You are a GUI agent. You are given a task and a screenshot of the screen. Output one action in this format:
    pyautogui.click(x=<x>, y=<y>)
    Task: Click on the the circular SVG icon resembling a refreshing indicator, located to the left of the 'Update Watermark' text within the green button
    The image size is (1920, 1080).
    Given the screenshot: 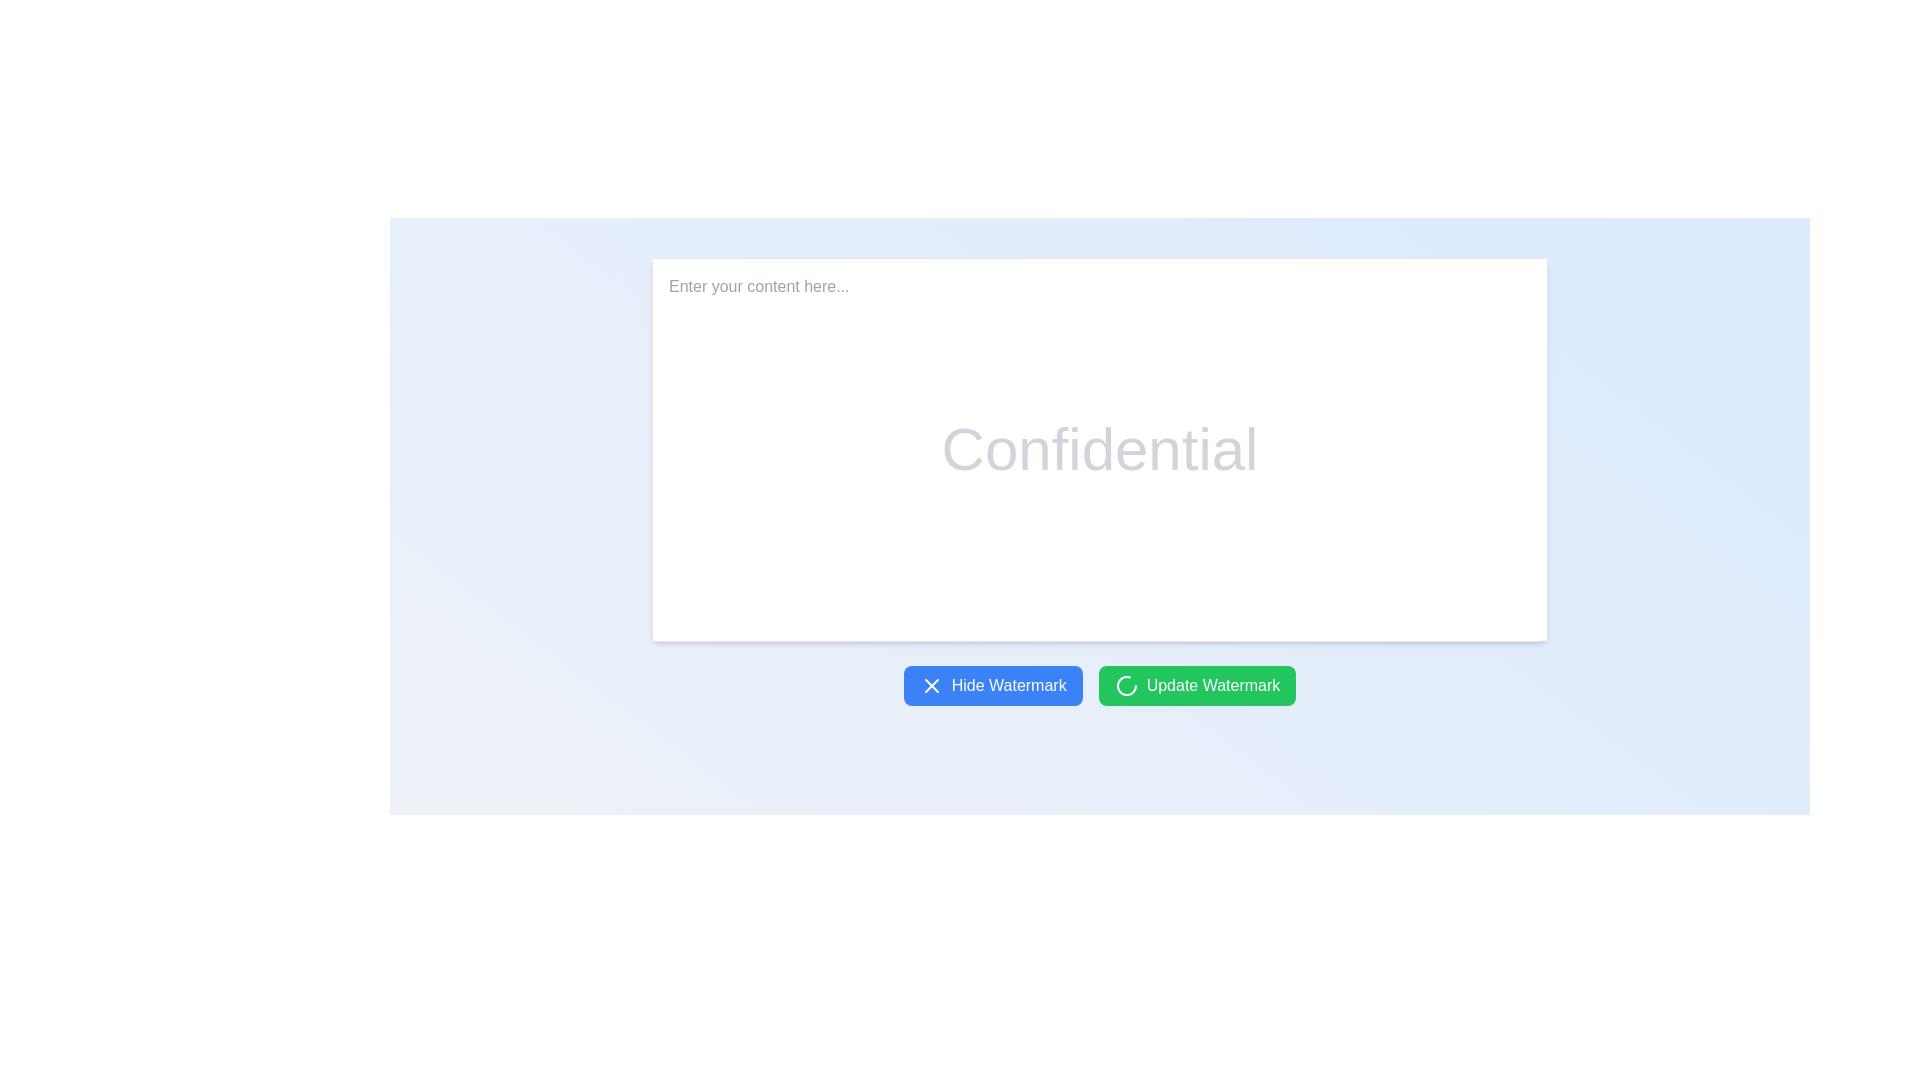 What is the action you would take?
    pyautogui.click(x=1126, y=685)
    